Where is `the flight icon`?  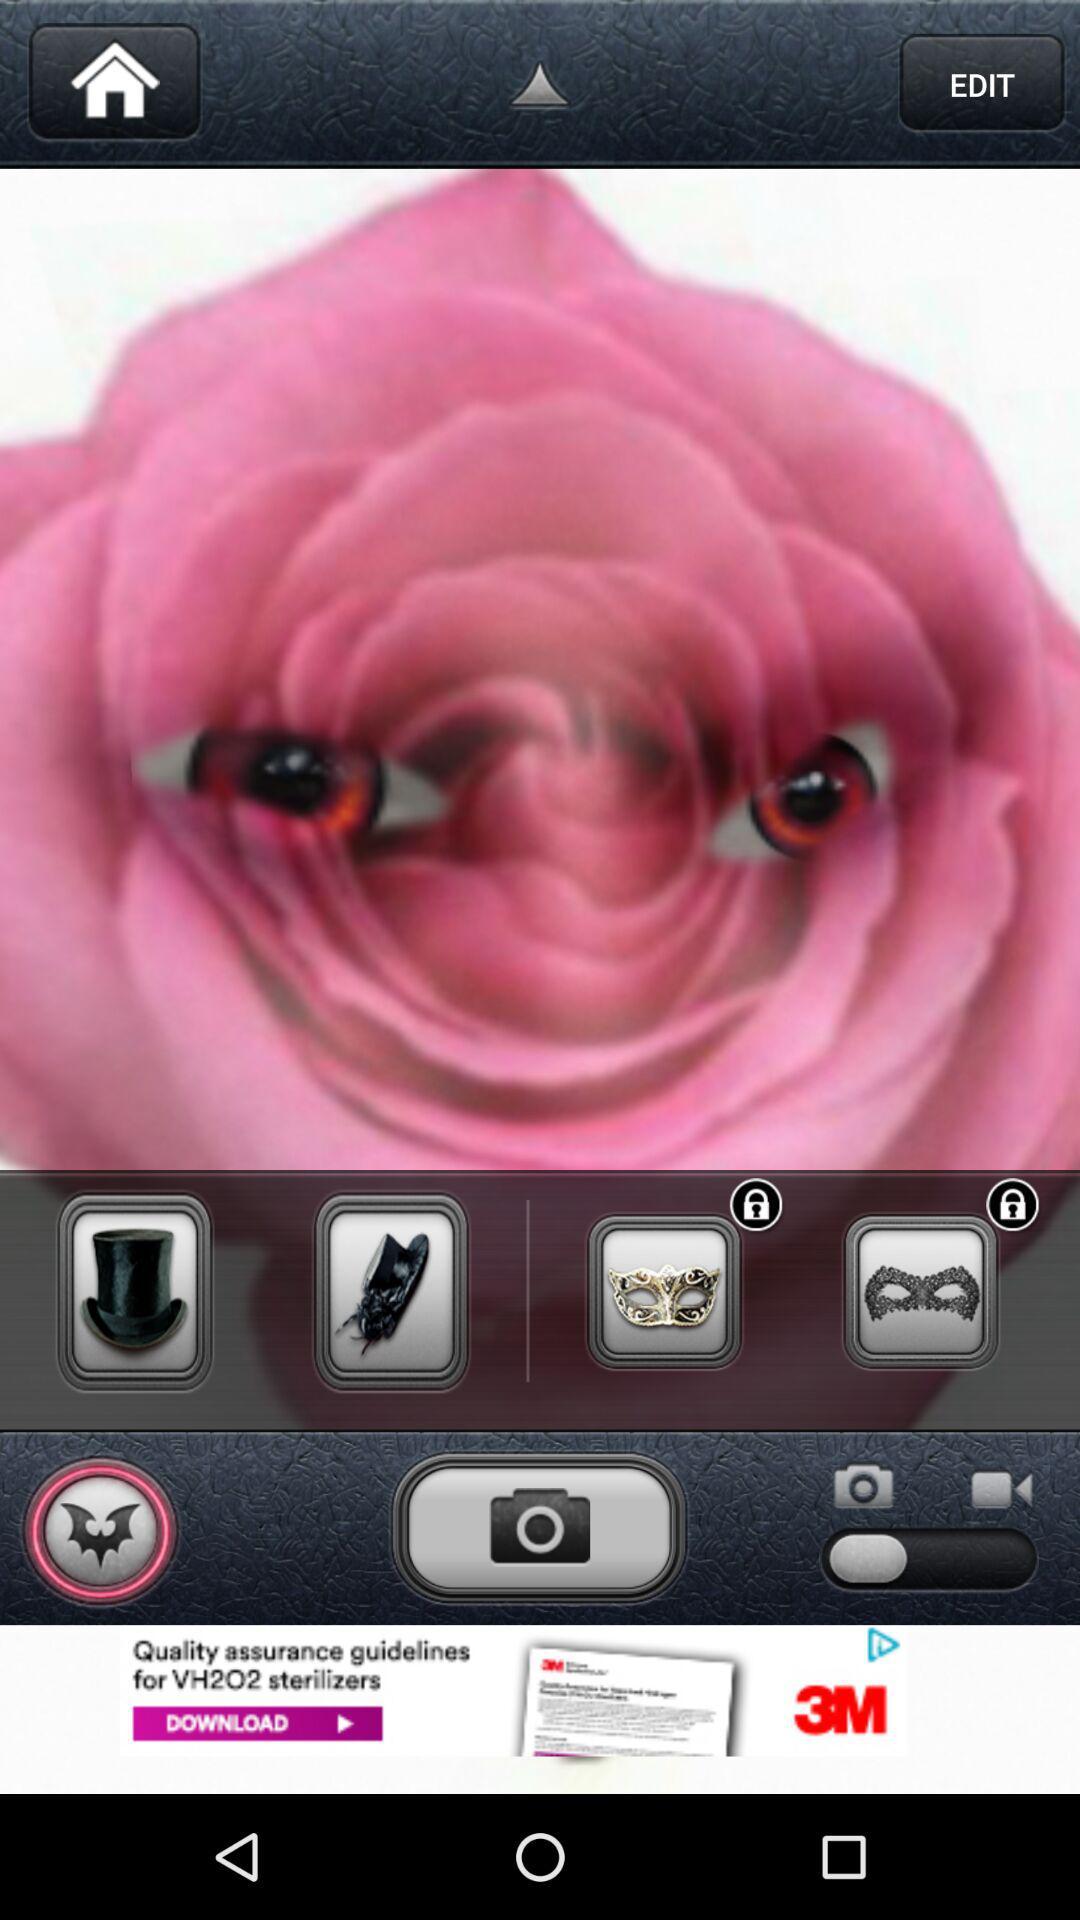 the flight icon is located at coordinates (100, 1638).